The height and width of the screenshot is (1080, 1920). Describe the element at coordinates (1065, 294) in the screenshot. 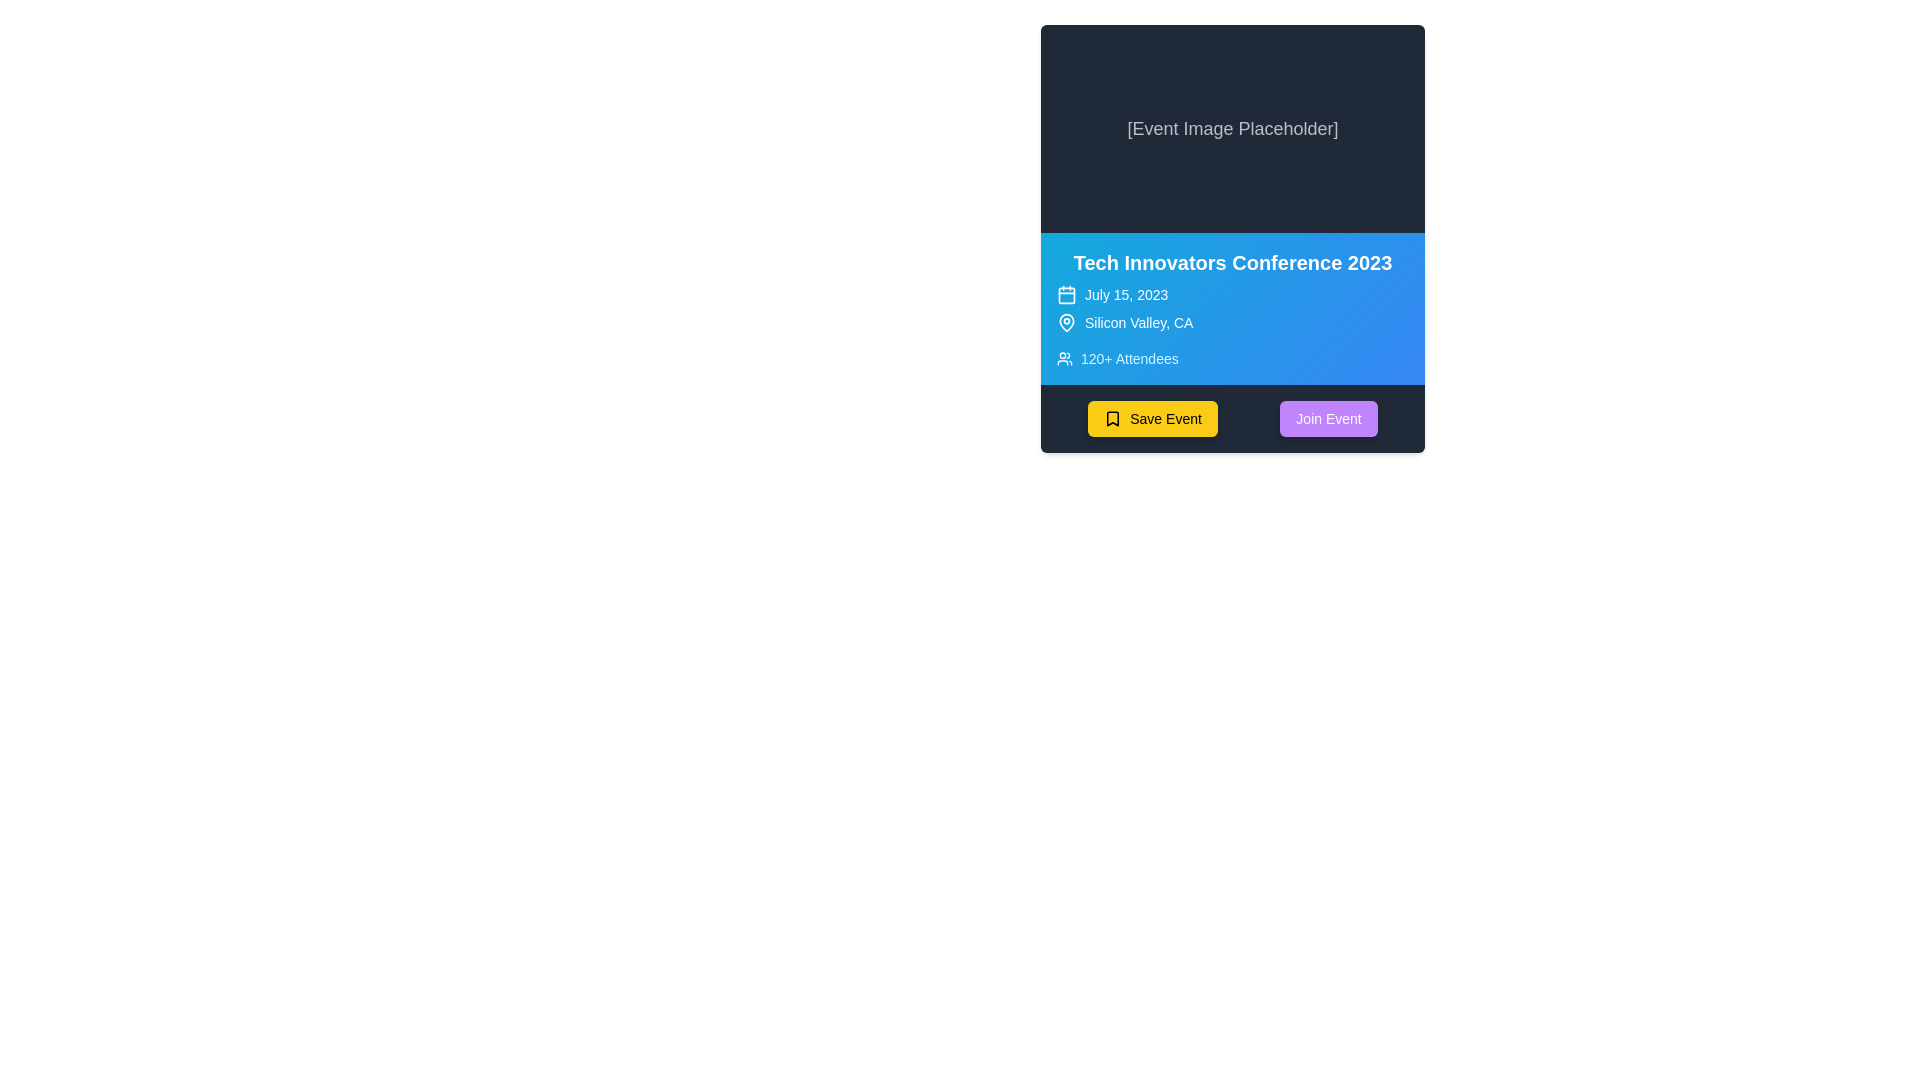

I see `the decorative visual element inside the calendar icon located to the left of the text 'July 15, 2023' under the title 'Tech Innovators Conference 2023'` at that location.